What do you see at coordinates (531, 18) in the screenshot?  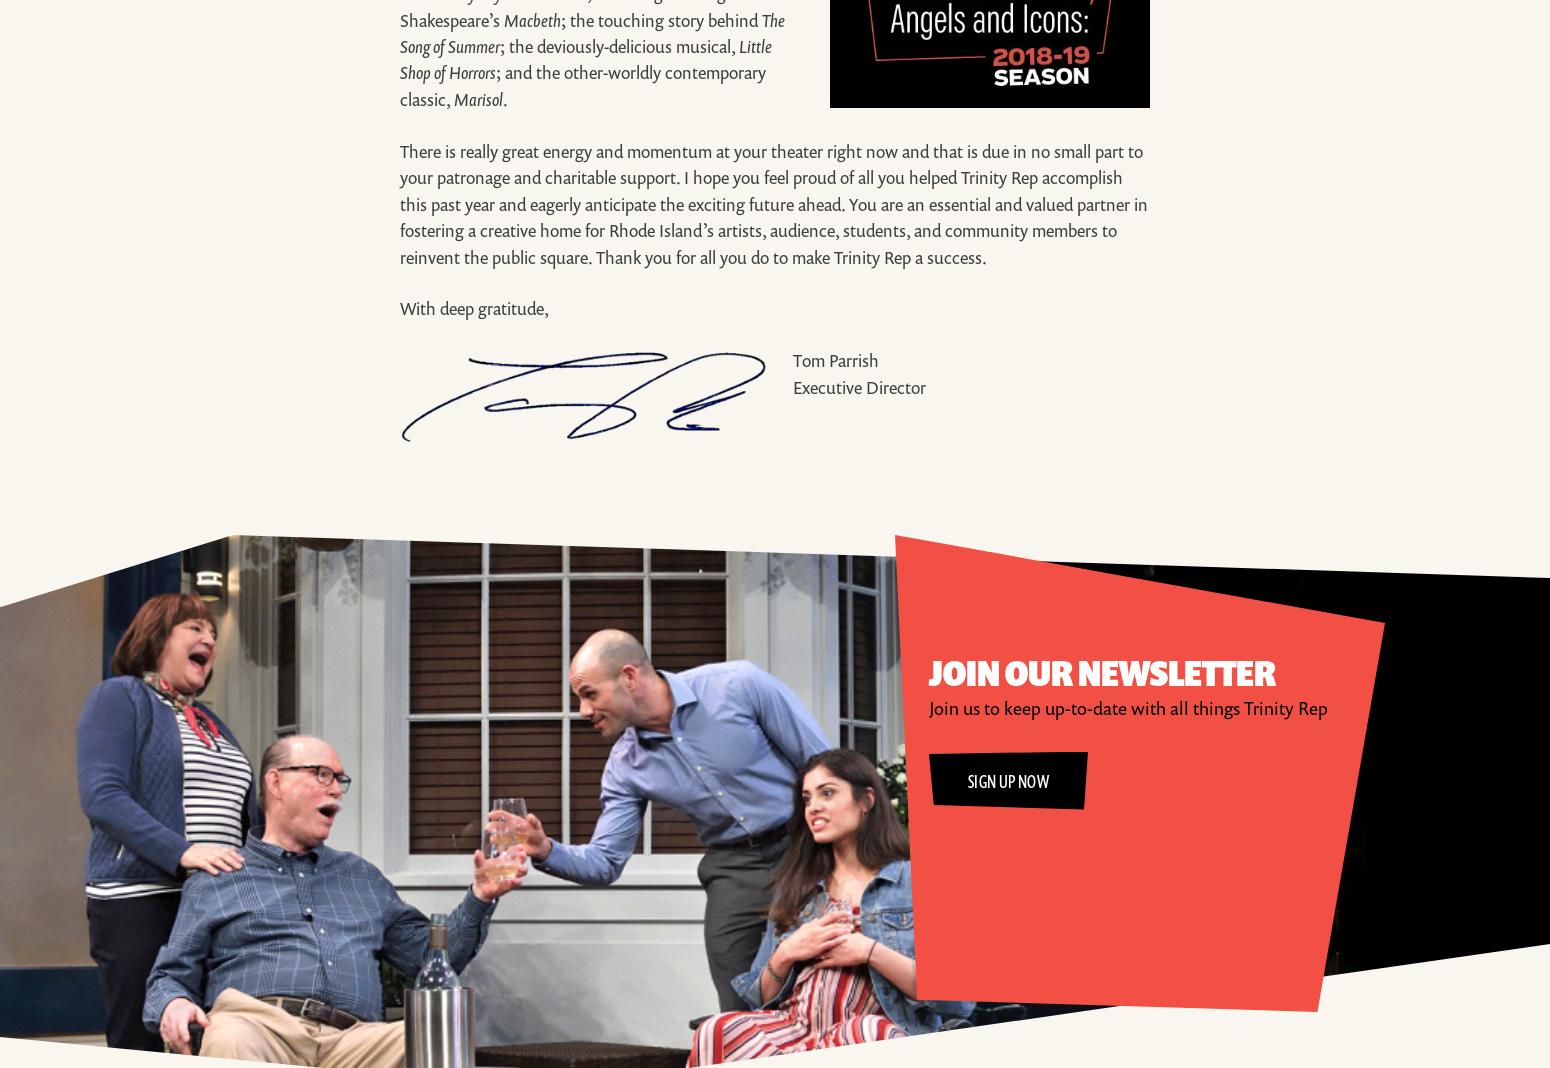 I see `'Macbeth'` at bounding box center [531, 18].